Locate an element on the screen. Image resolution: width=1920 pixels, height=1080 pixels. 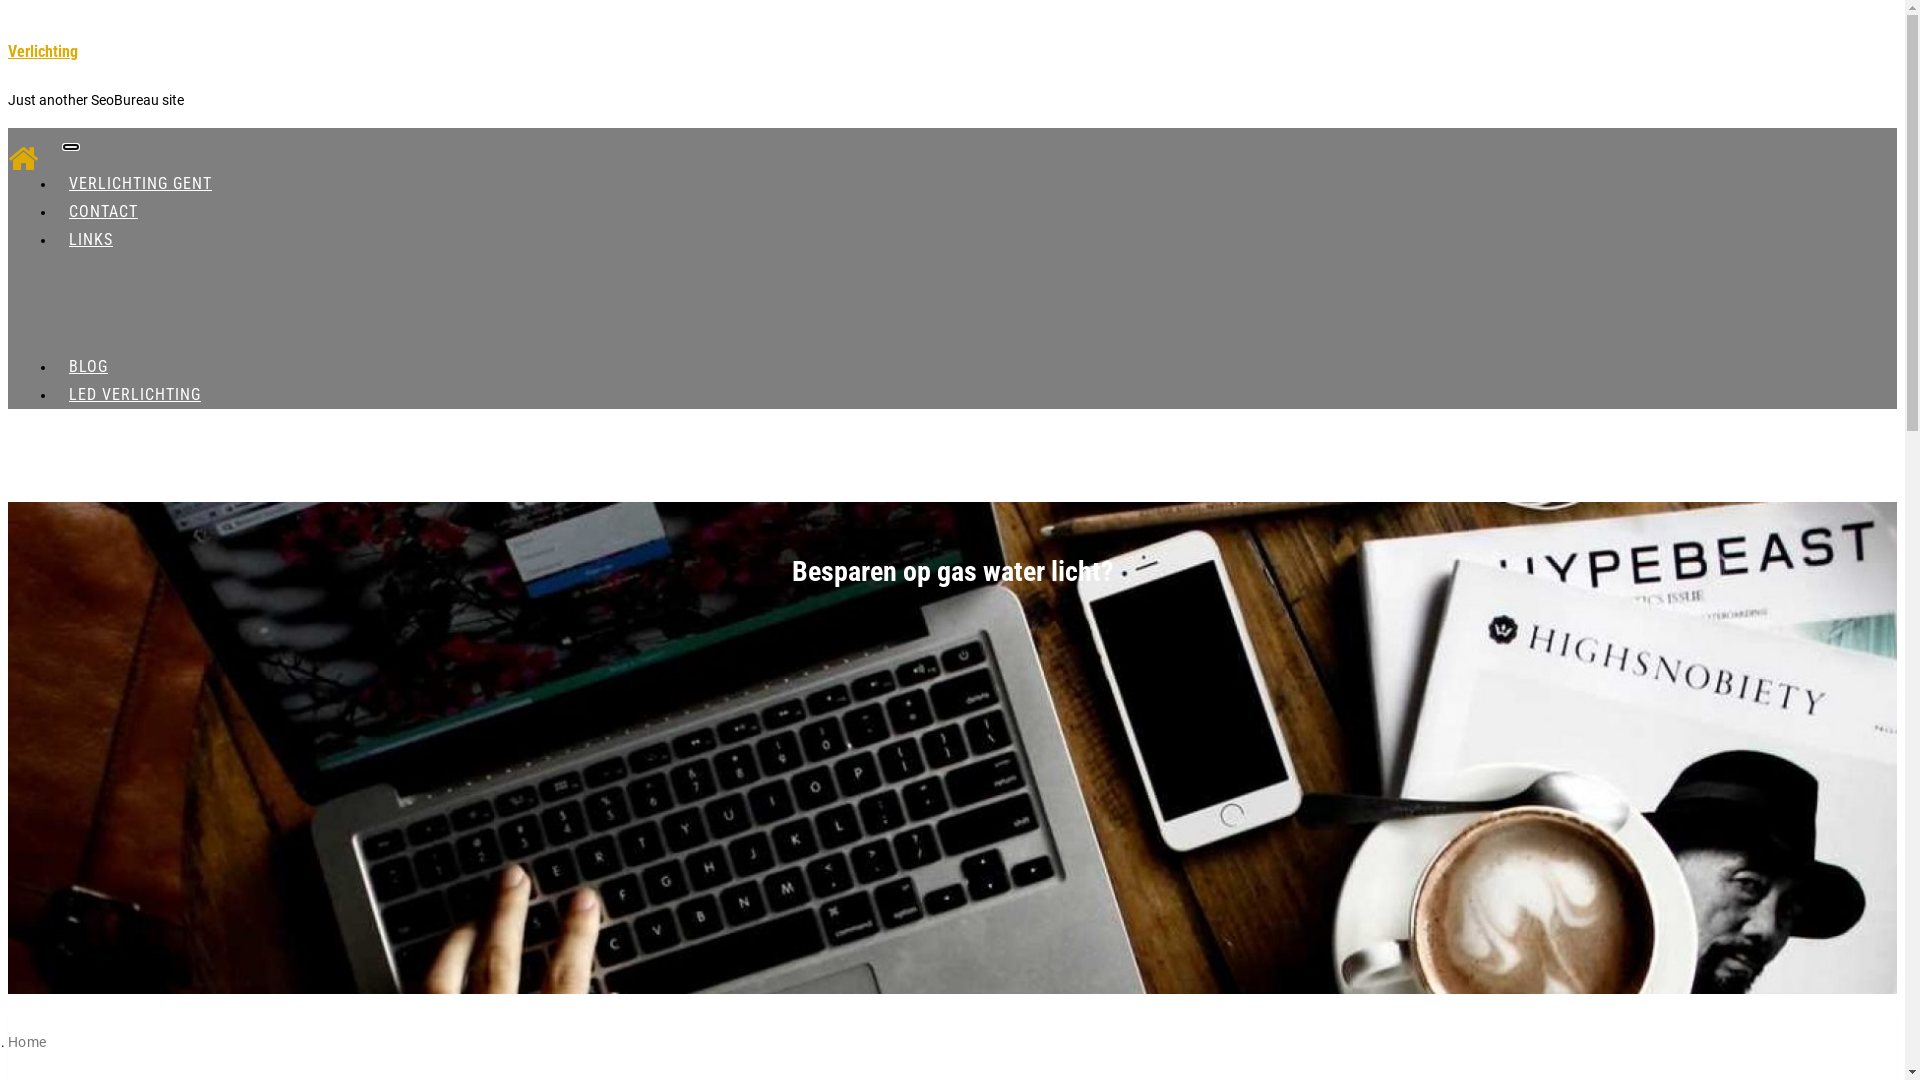
'Ga naar de inhoud' is located at coordinates (7, 7).